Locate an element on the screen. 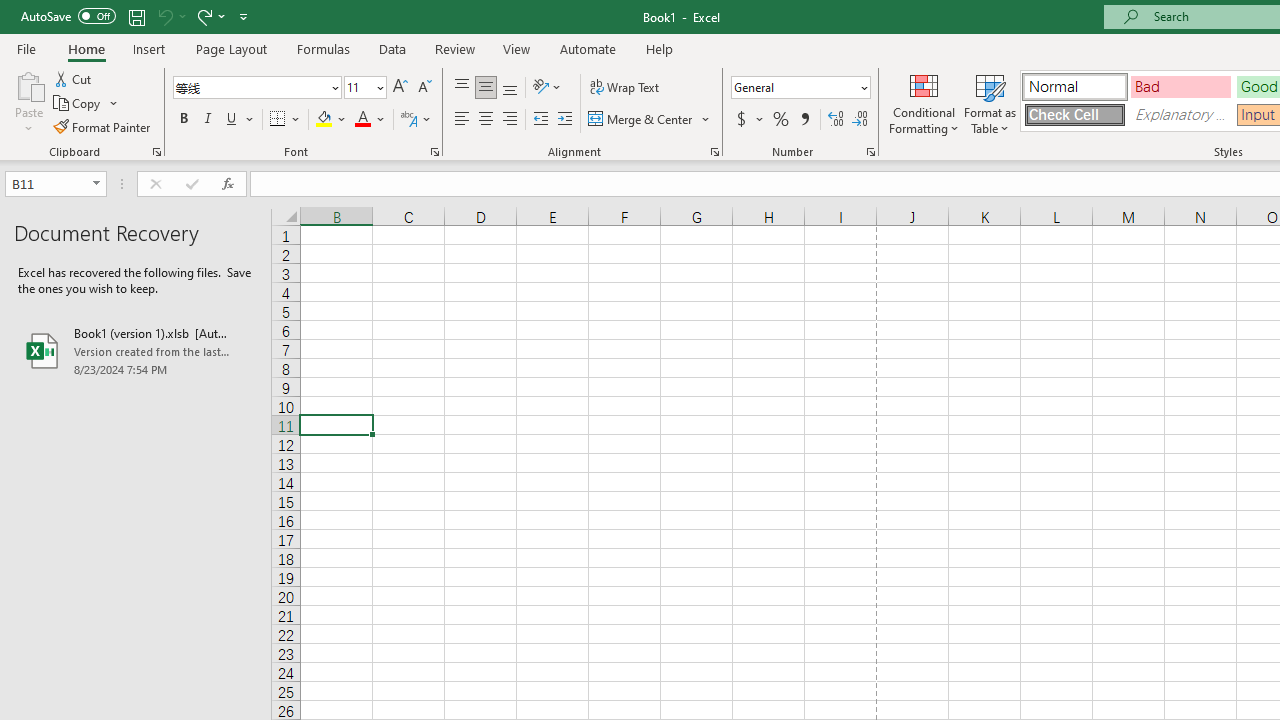 The image size is (1280, 720). 'Center' is located at coordinates (485, 119).